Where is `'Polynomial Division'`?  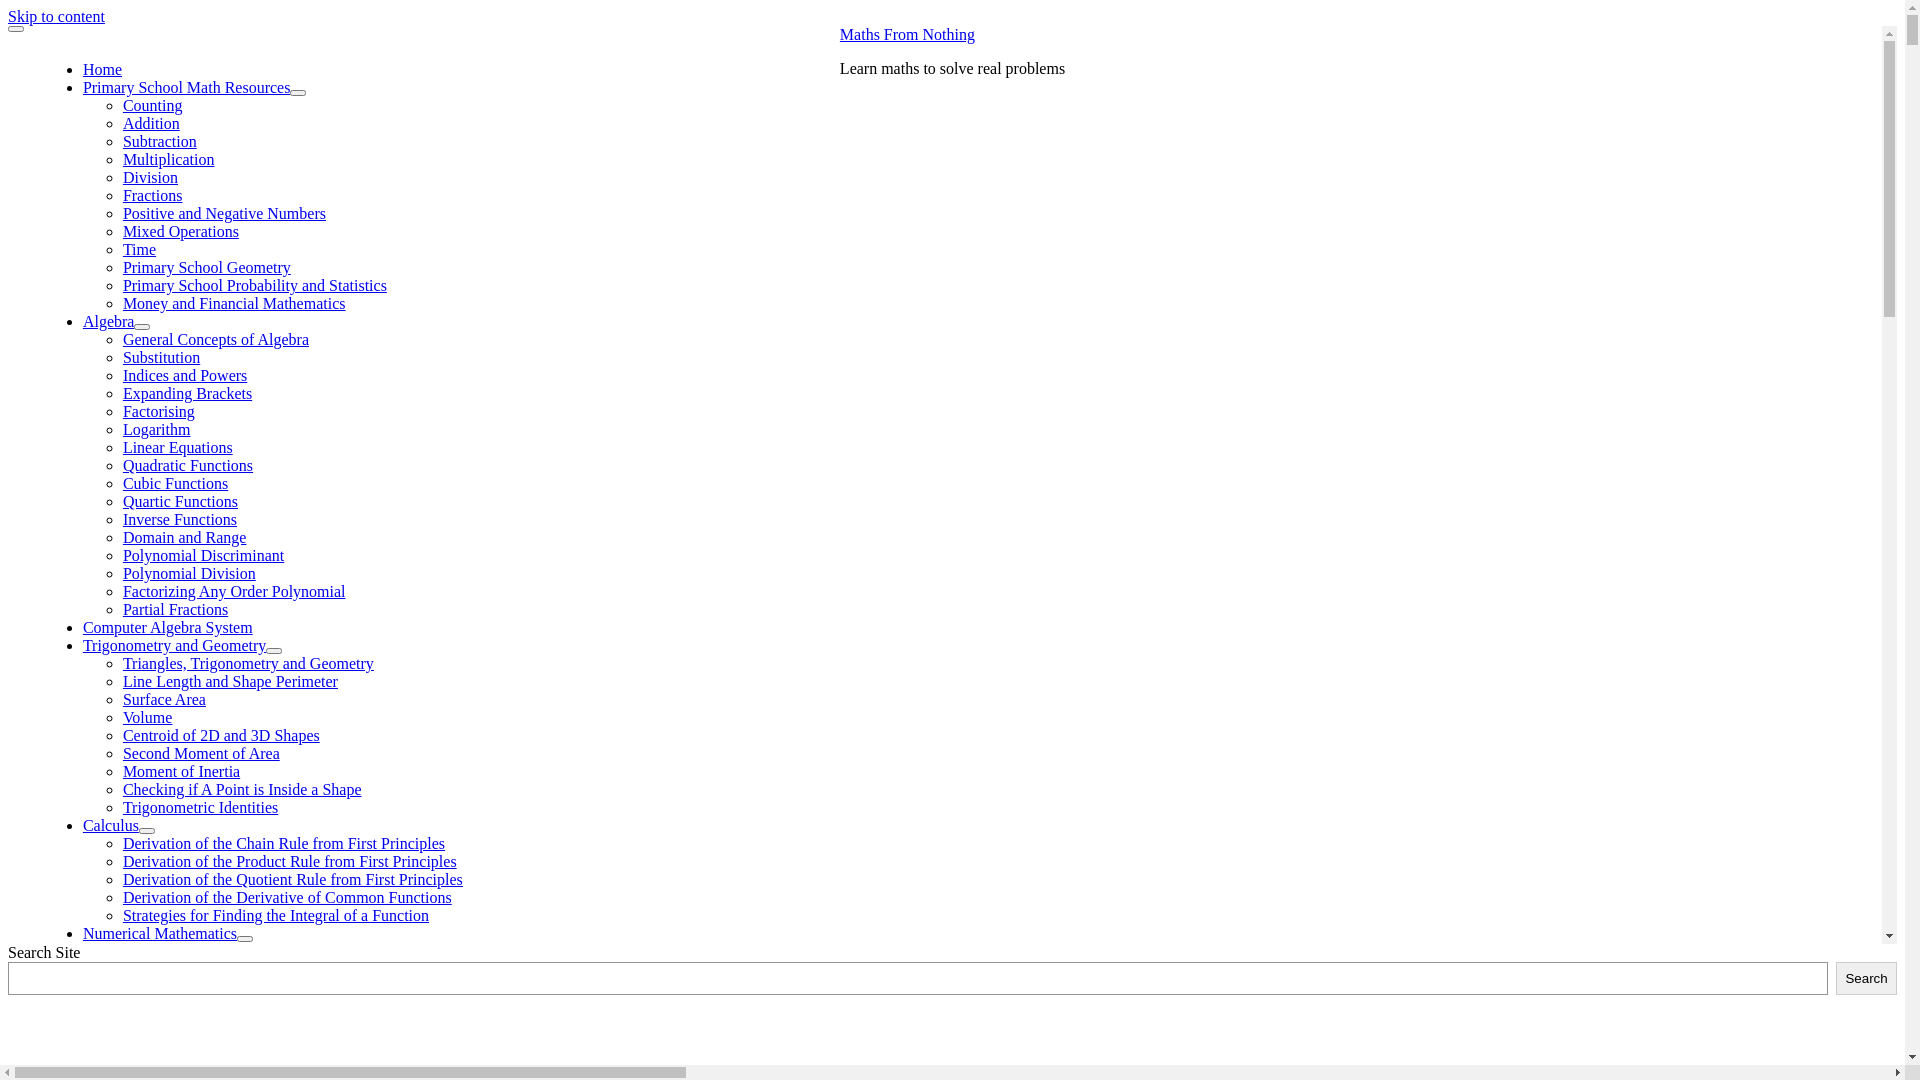 'Polynomial Division' is located at coordinates (189, 573).